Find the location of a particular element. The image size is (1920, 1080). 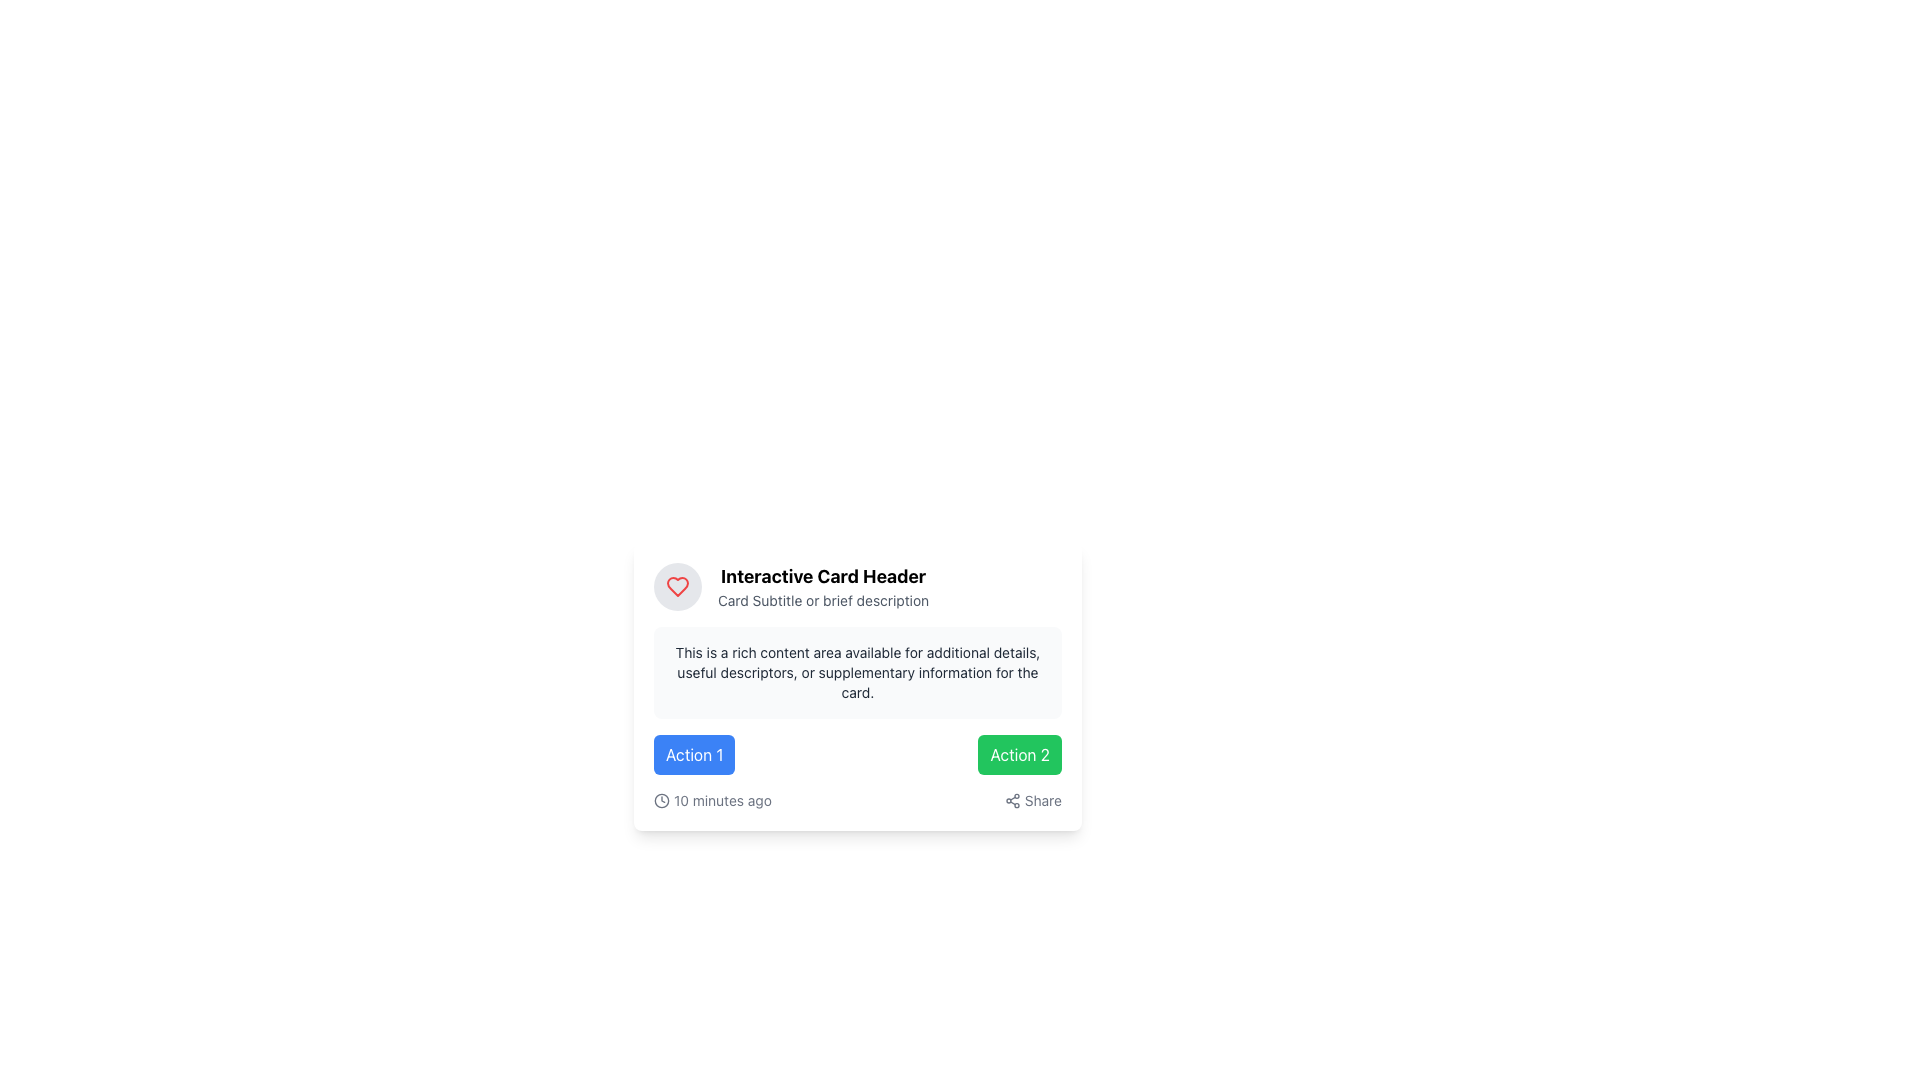

text from the Text Label located below the 'Interactive Card Header' within the card component for supplementary details is located at coordinates (823, 600).